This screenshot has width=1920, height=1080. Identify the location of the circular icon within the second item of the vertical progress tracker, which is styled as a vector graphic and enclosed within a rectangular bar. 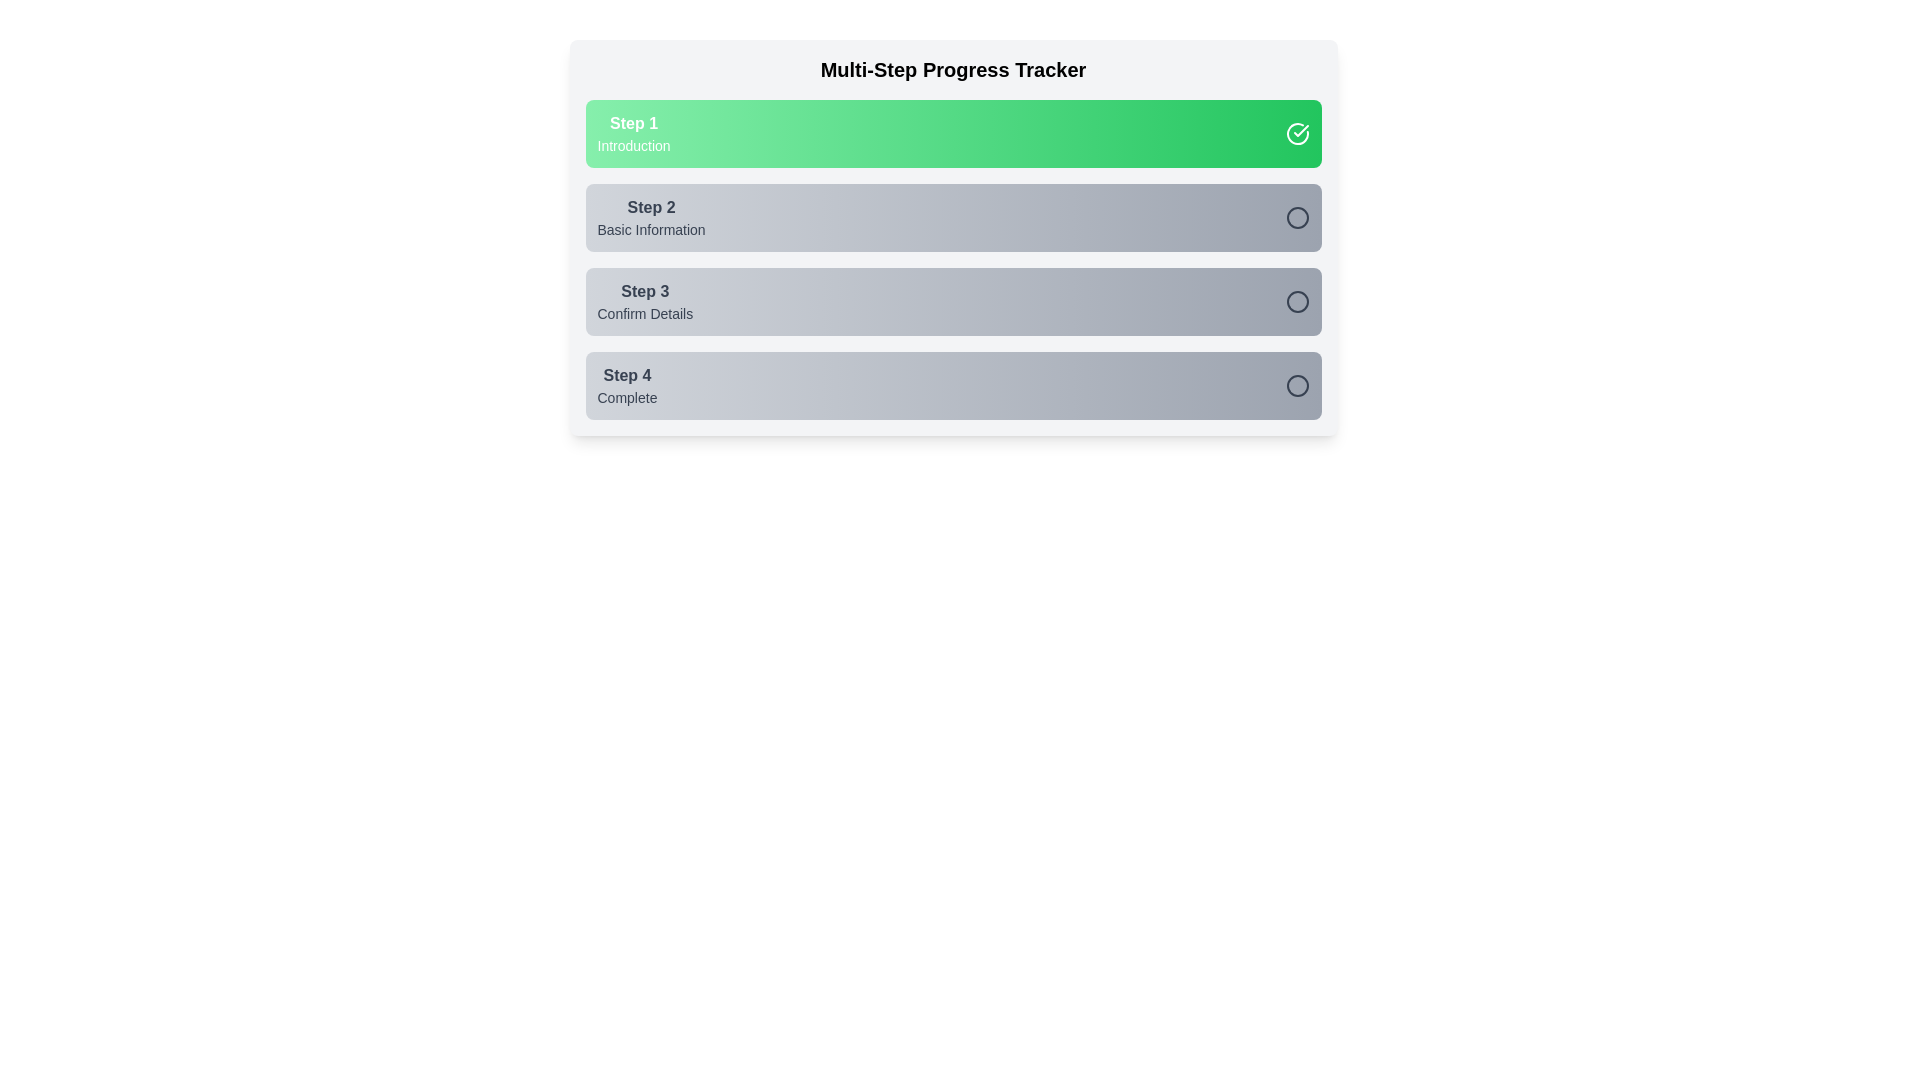
(1297, 218).